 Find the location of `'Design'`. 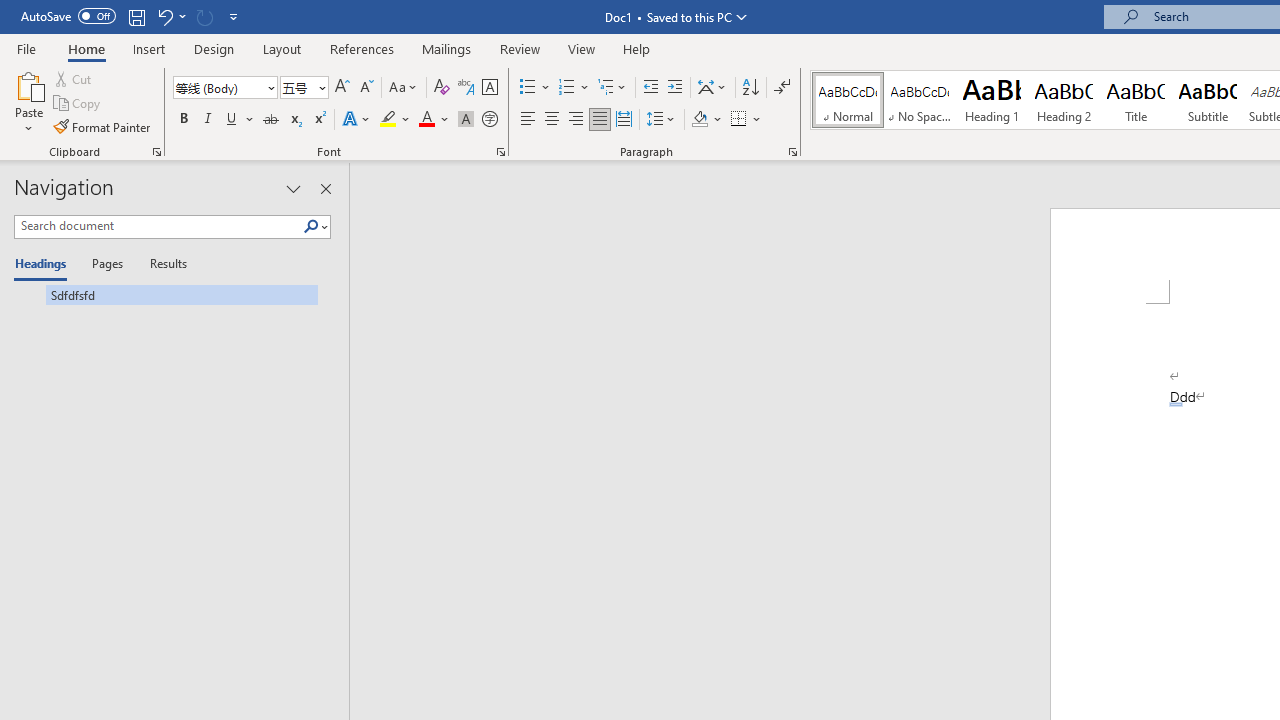

'Design' is located at coordinates (214, 48).